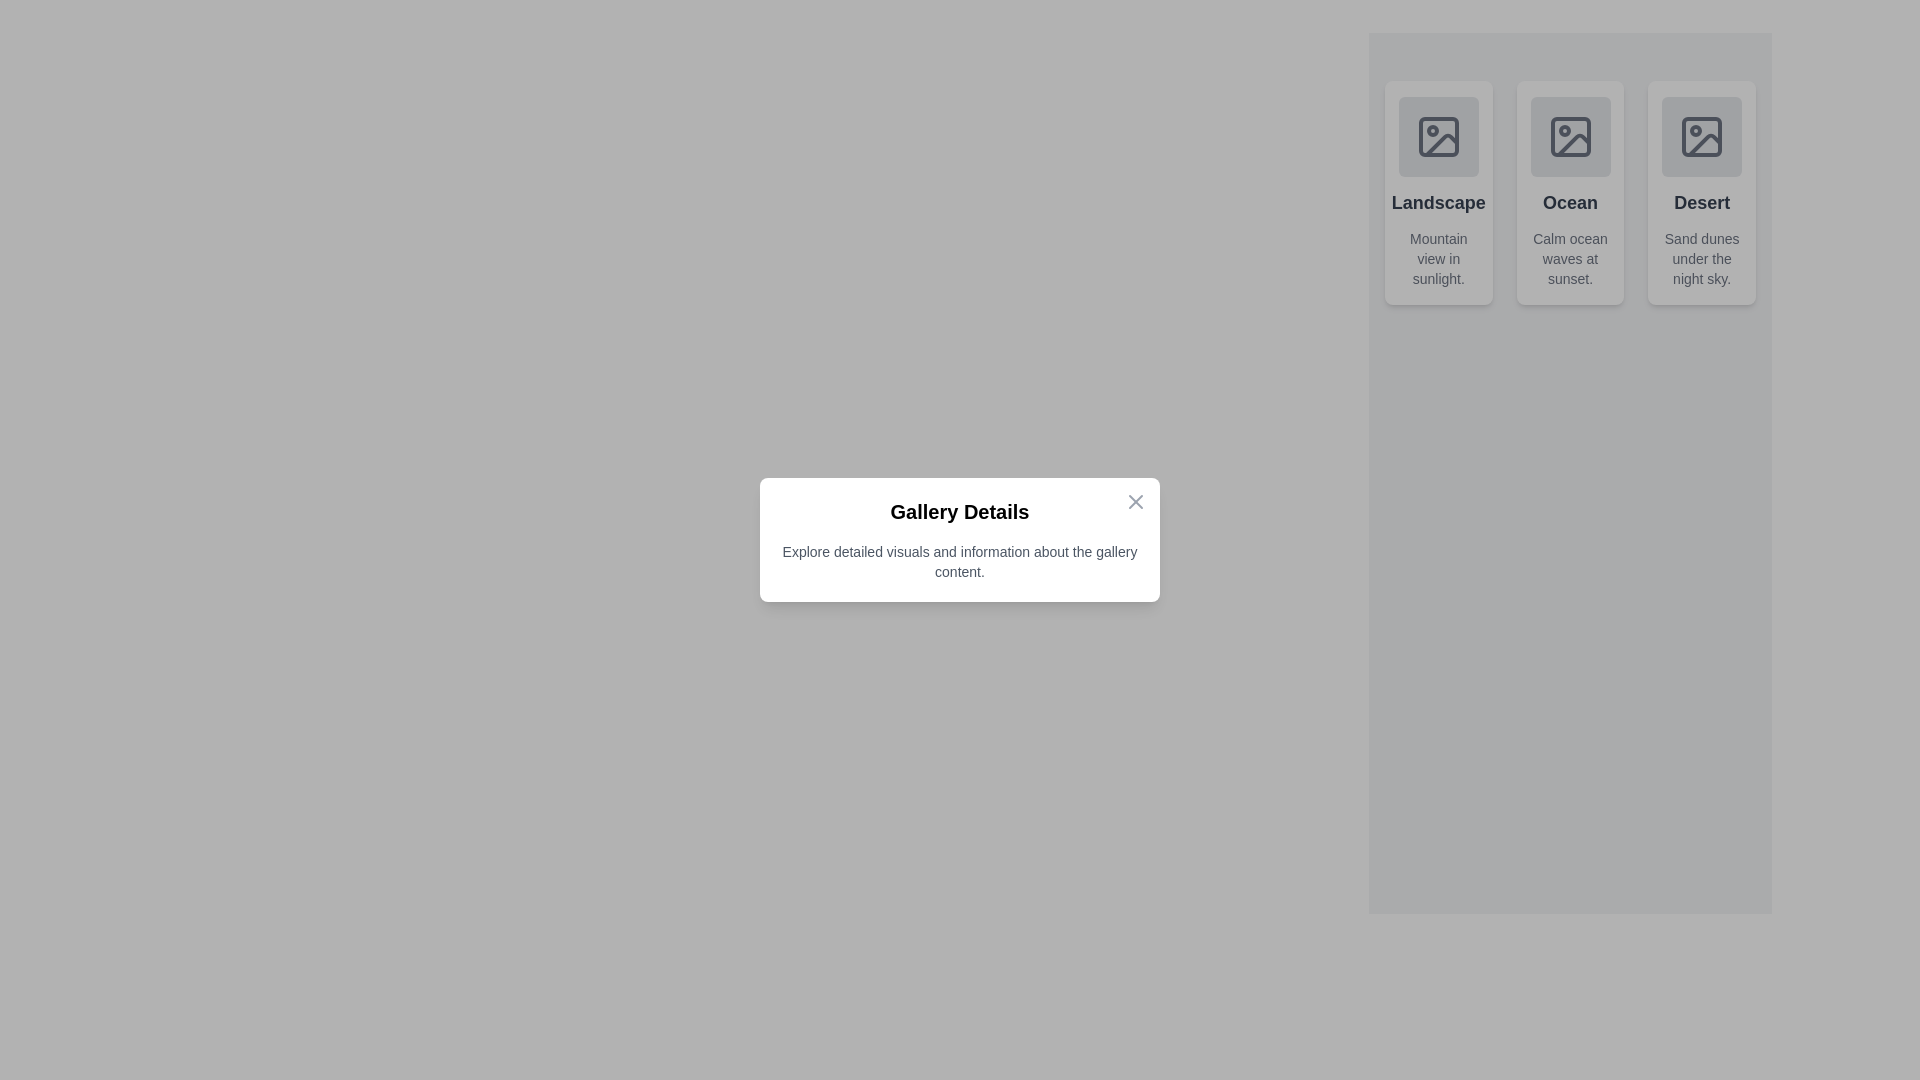 The image size is (1920, 1080). What do you see at coordinates (1441, 144) in the screenshot?
I see `the decorative graphical element inside the image icon located in the first card labeled 'Landscape' on the right side of the interface` at bounding box center [1441, 144].